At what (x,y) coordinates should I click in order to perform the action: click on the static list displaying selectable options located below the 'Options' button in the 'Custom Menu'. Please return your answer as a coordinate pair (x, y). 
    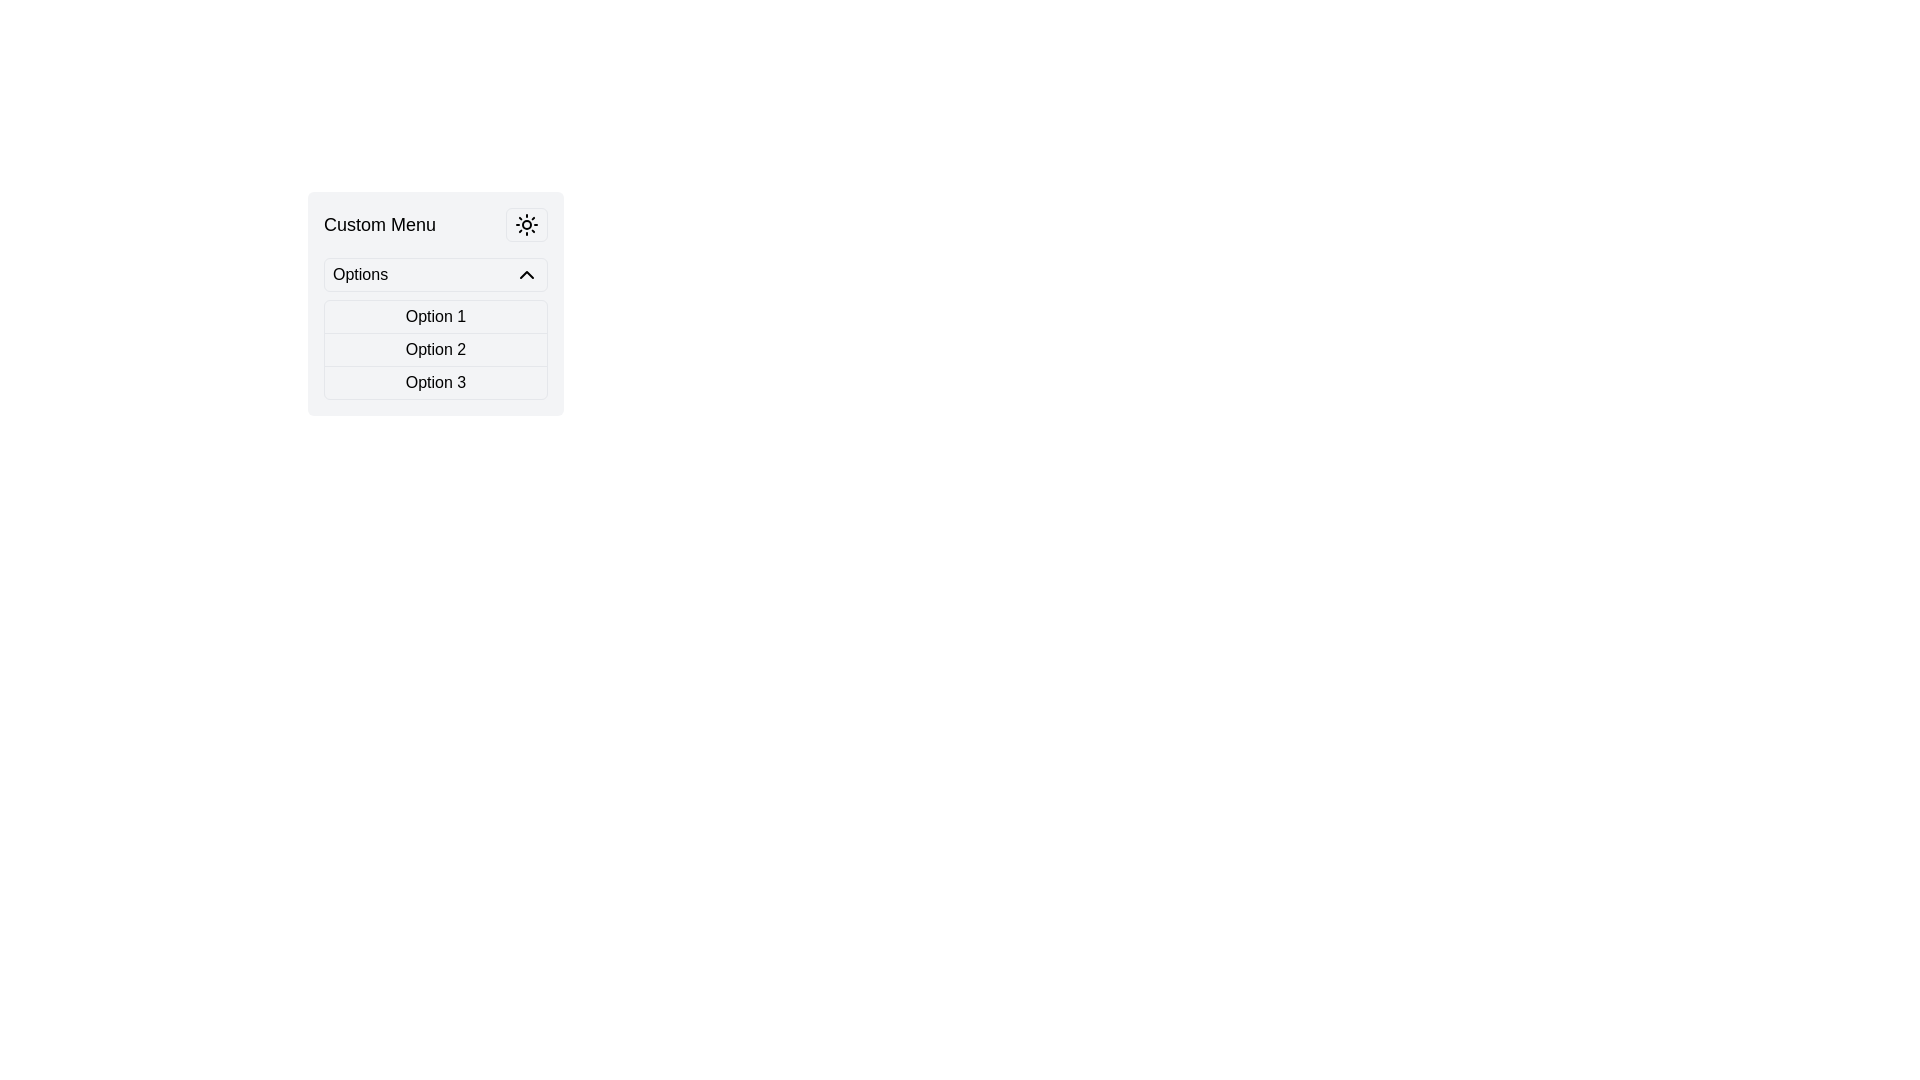
    Looking at the image, I should click on (435, 349).